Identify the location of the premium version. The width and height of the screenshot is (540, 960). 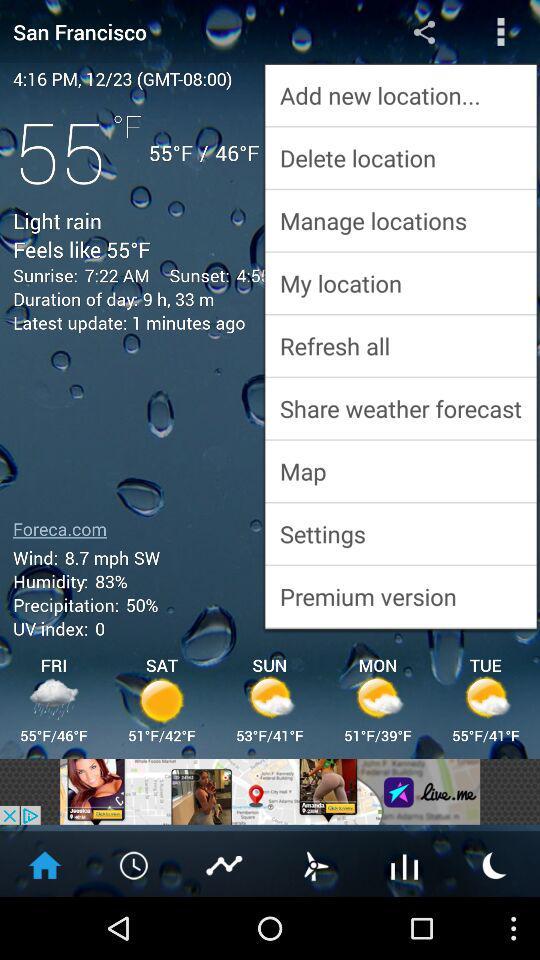
(400, 596).